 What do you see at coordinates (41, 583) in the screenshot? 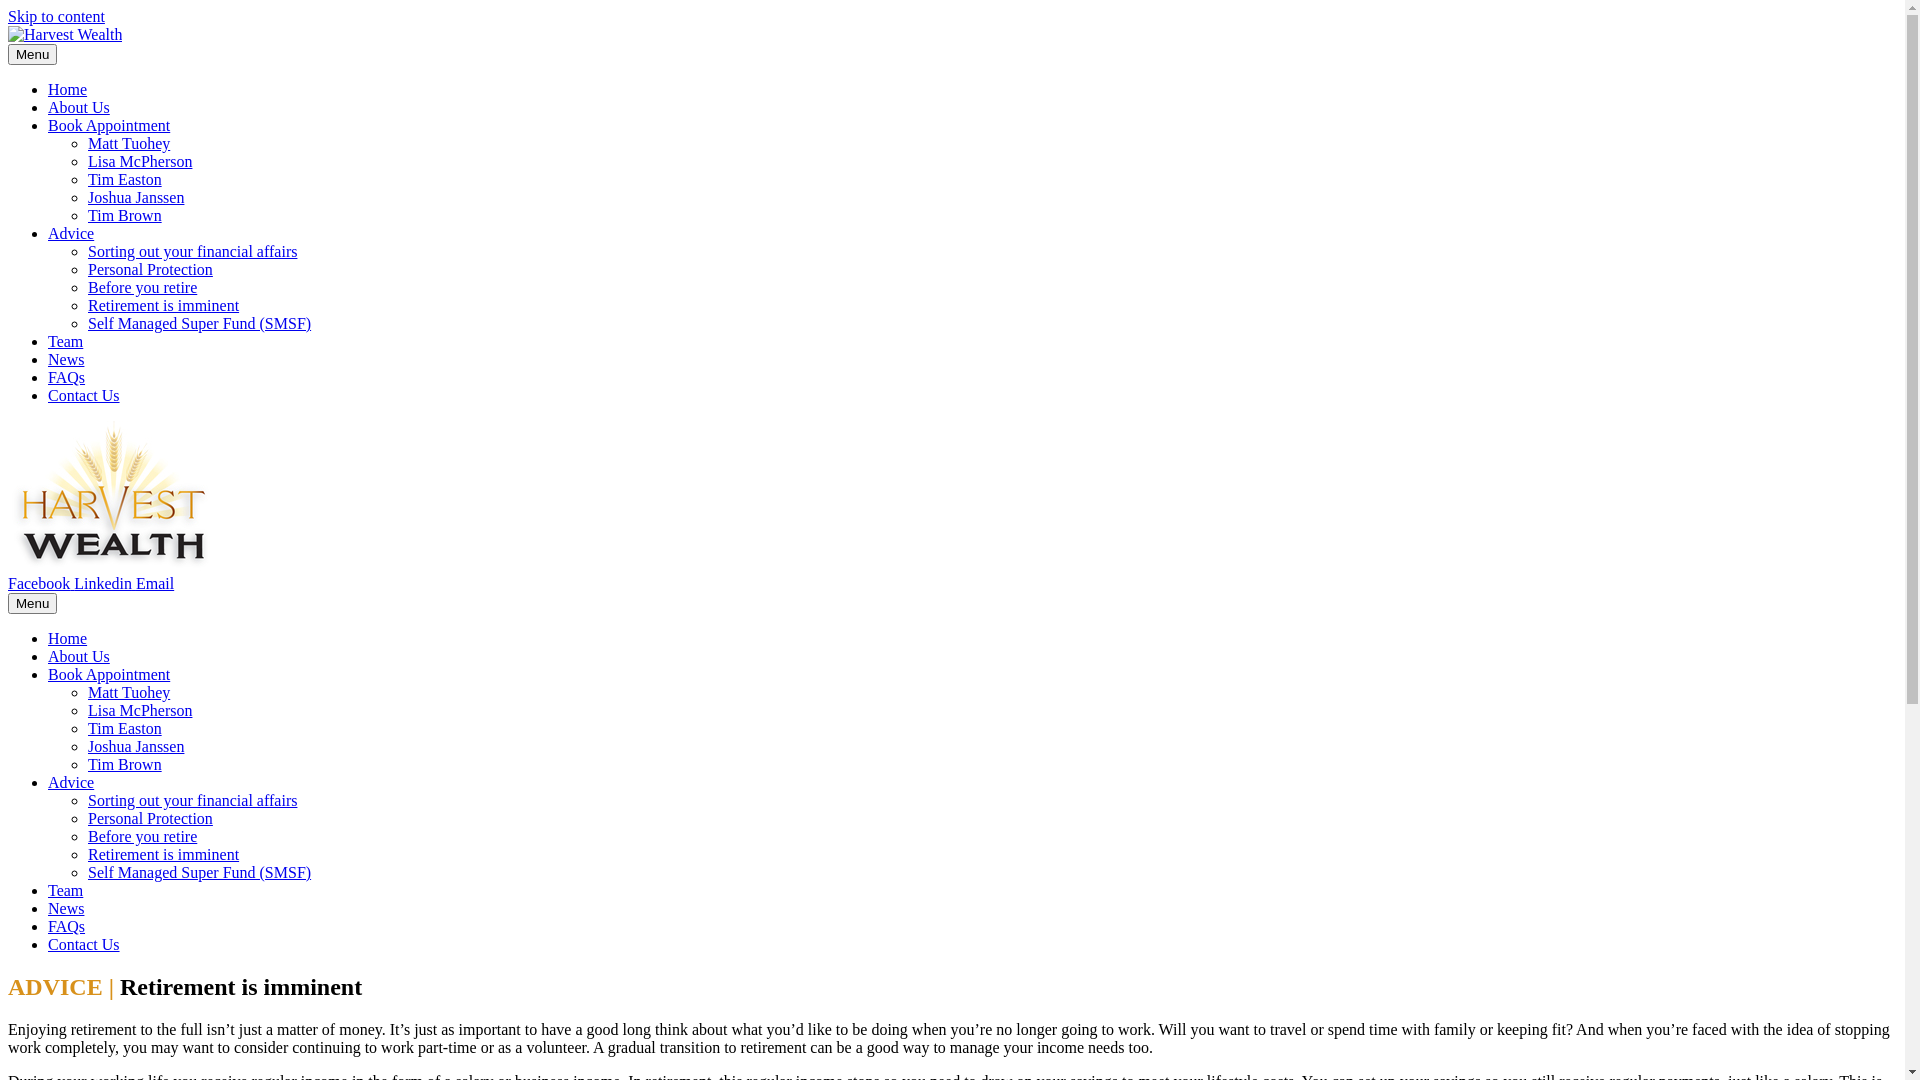
I see `'Facebook'` at bounding box center [41, 583].